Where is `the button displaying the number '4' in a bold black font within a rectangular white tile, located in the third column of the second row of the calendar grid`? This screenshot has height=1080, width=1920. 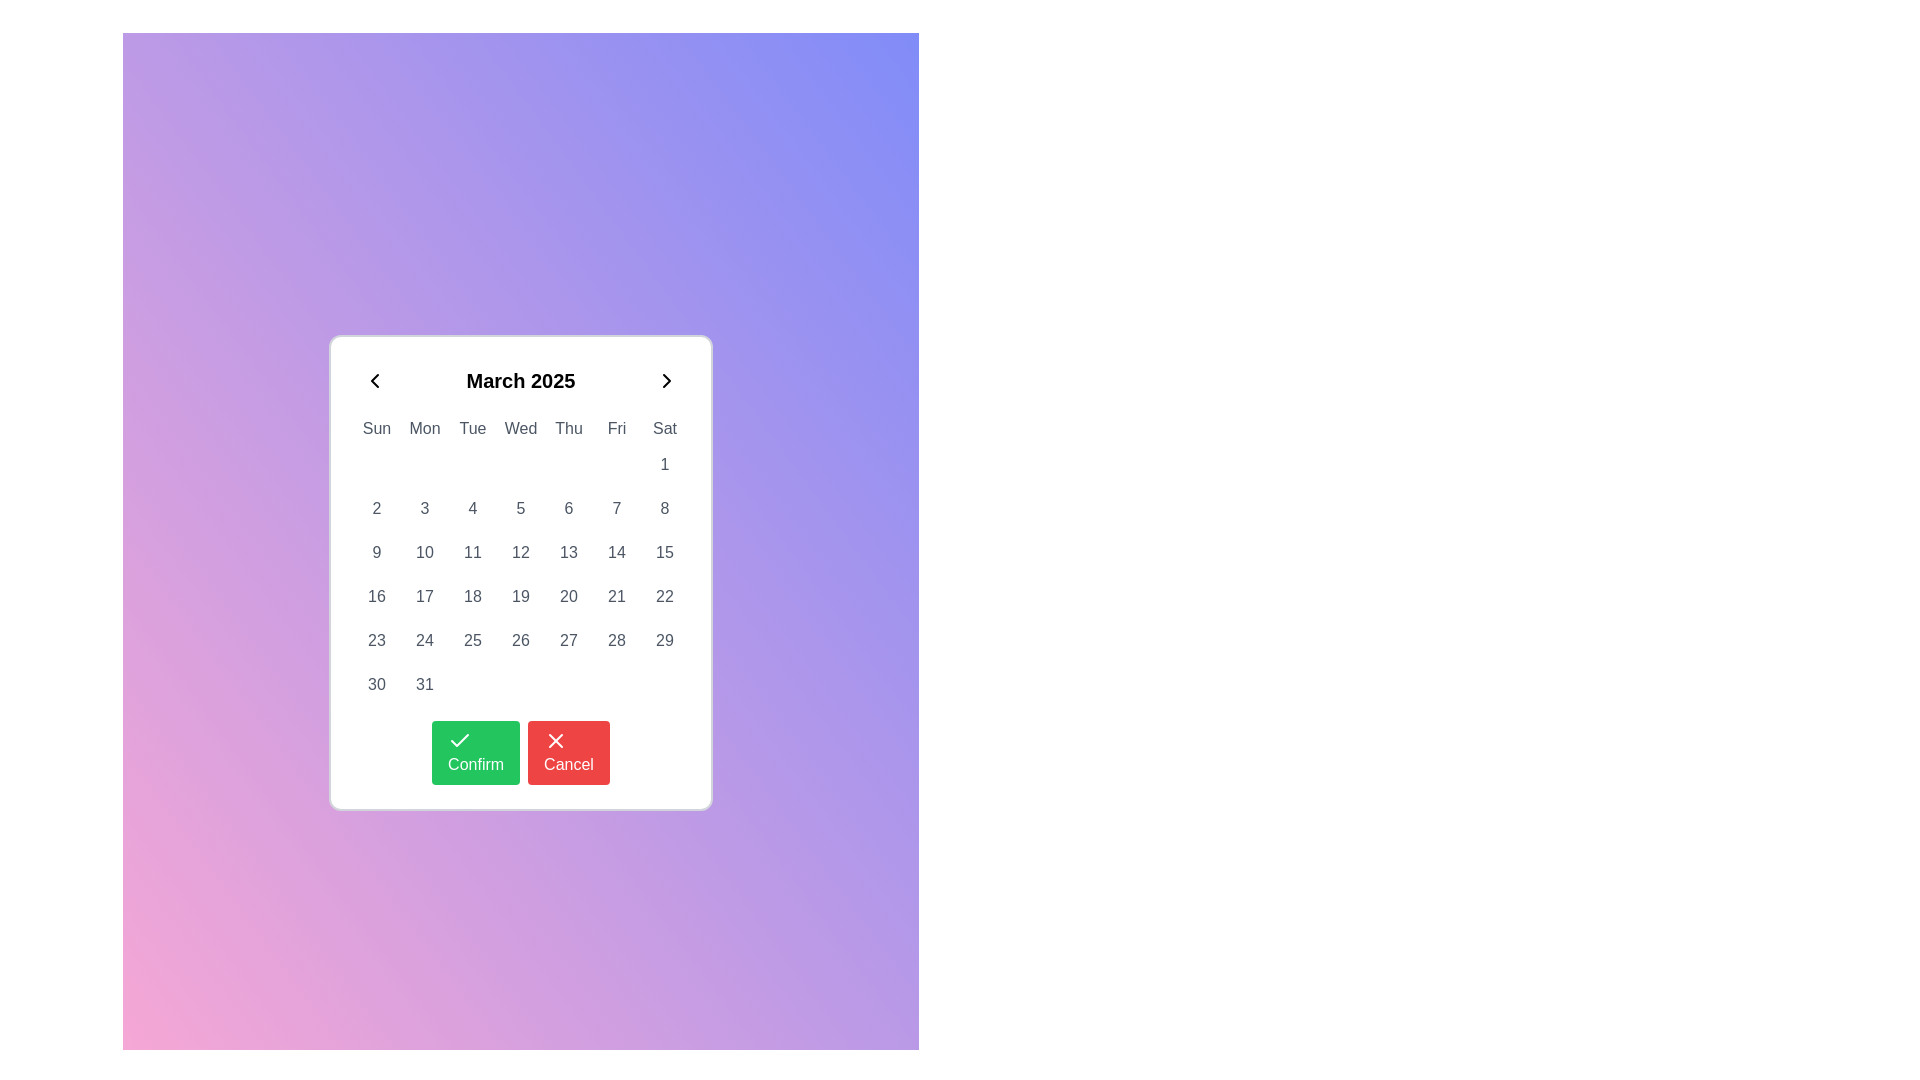 the button displaying the number '4' in a bold black font within a rectangular white tile, located in the third column of the second row of the calendar grid is located at coordinates (472, 508).